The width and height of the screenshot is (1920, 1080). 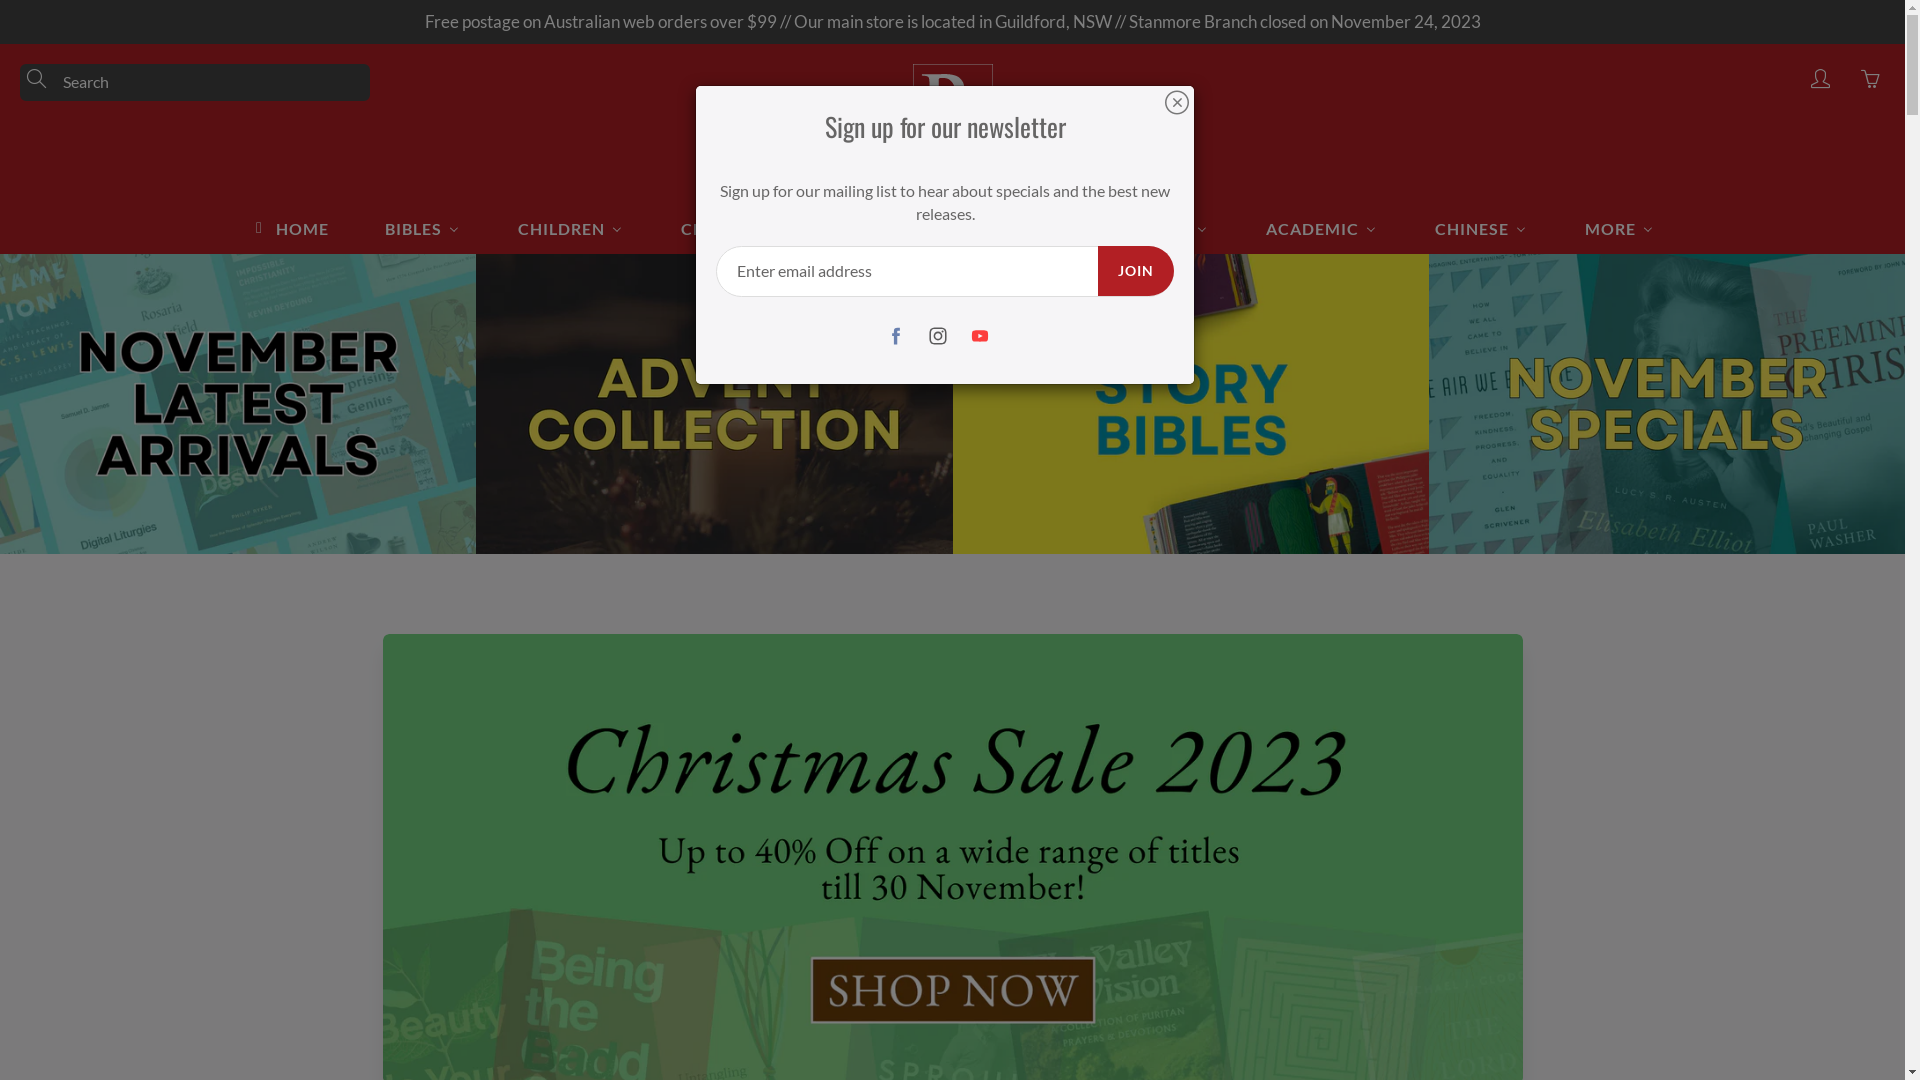 I want to click on 'BIBLES', so click(x=421, y=226).